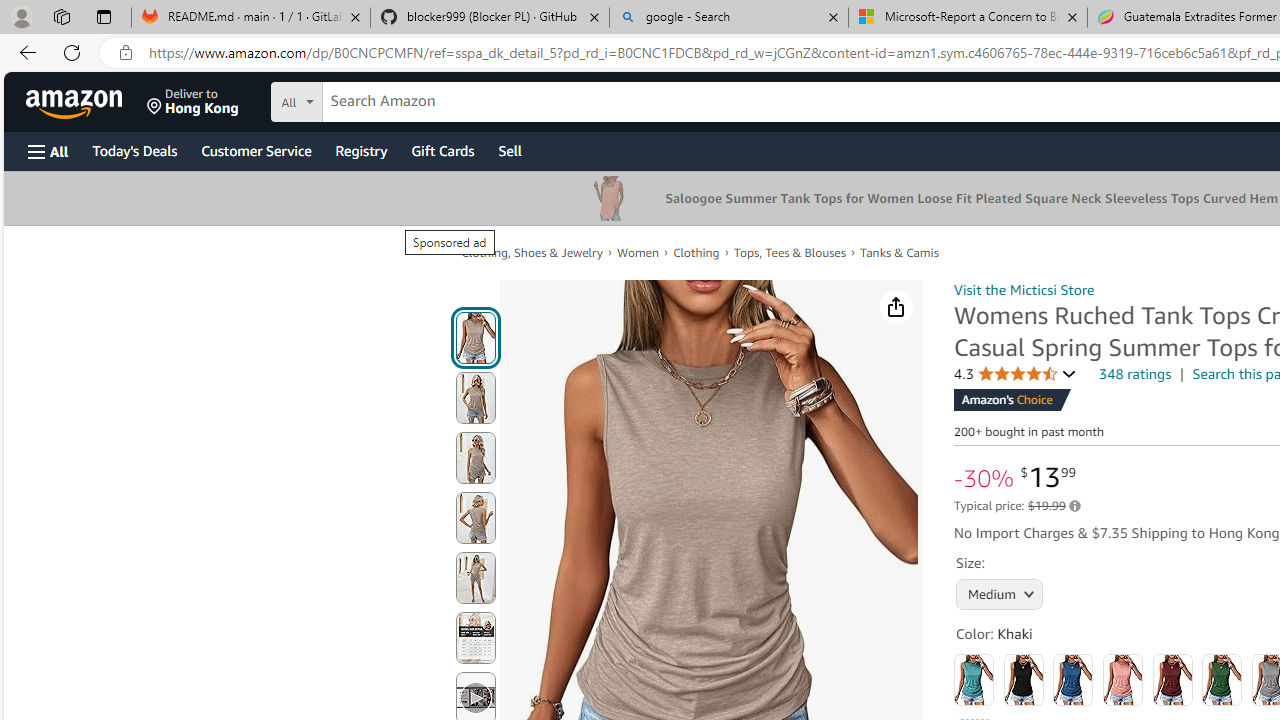  What do you see at coordinates (1123, 679) in the screenshot?
I see `'Coral'` at bounding box center [1123, 679].